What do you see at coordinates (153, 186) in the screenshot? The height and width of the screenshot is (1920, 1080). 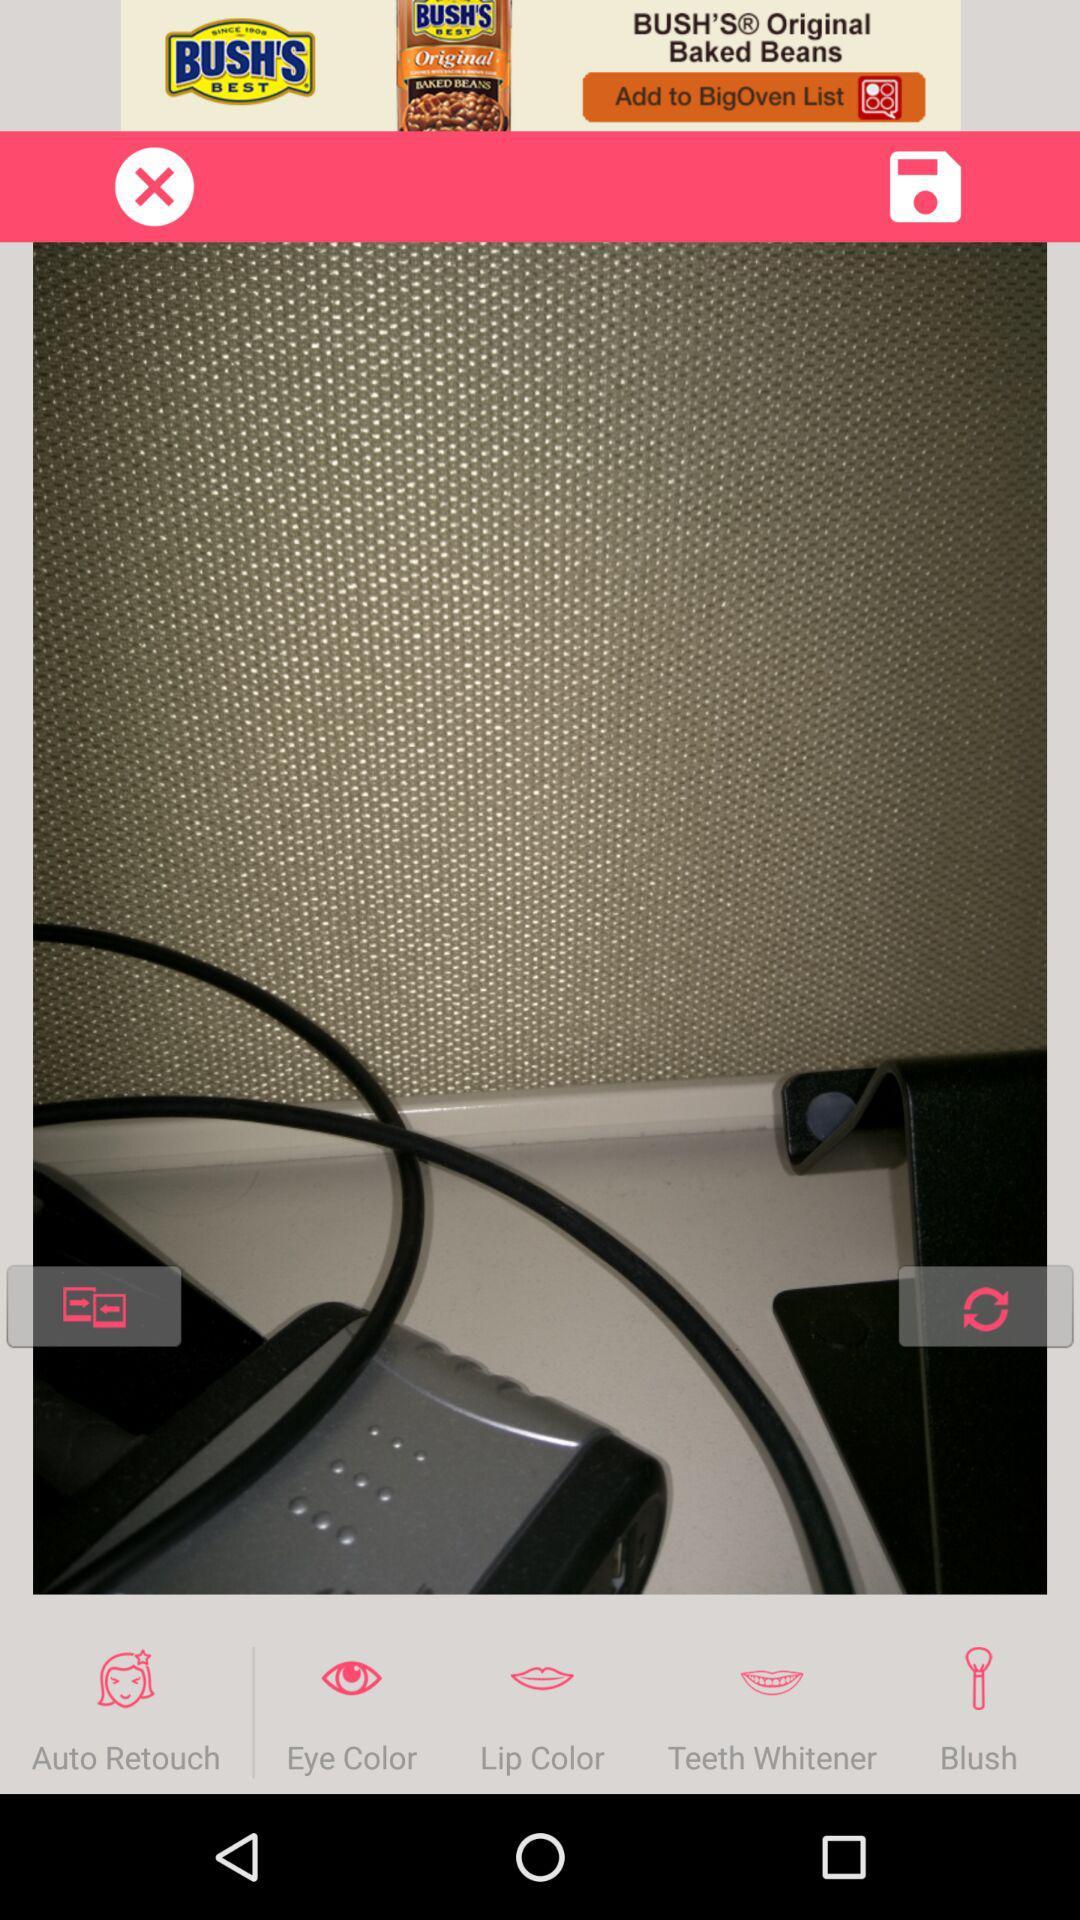 I see `page` at bounding box center [153, 186].